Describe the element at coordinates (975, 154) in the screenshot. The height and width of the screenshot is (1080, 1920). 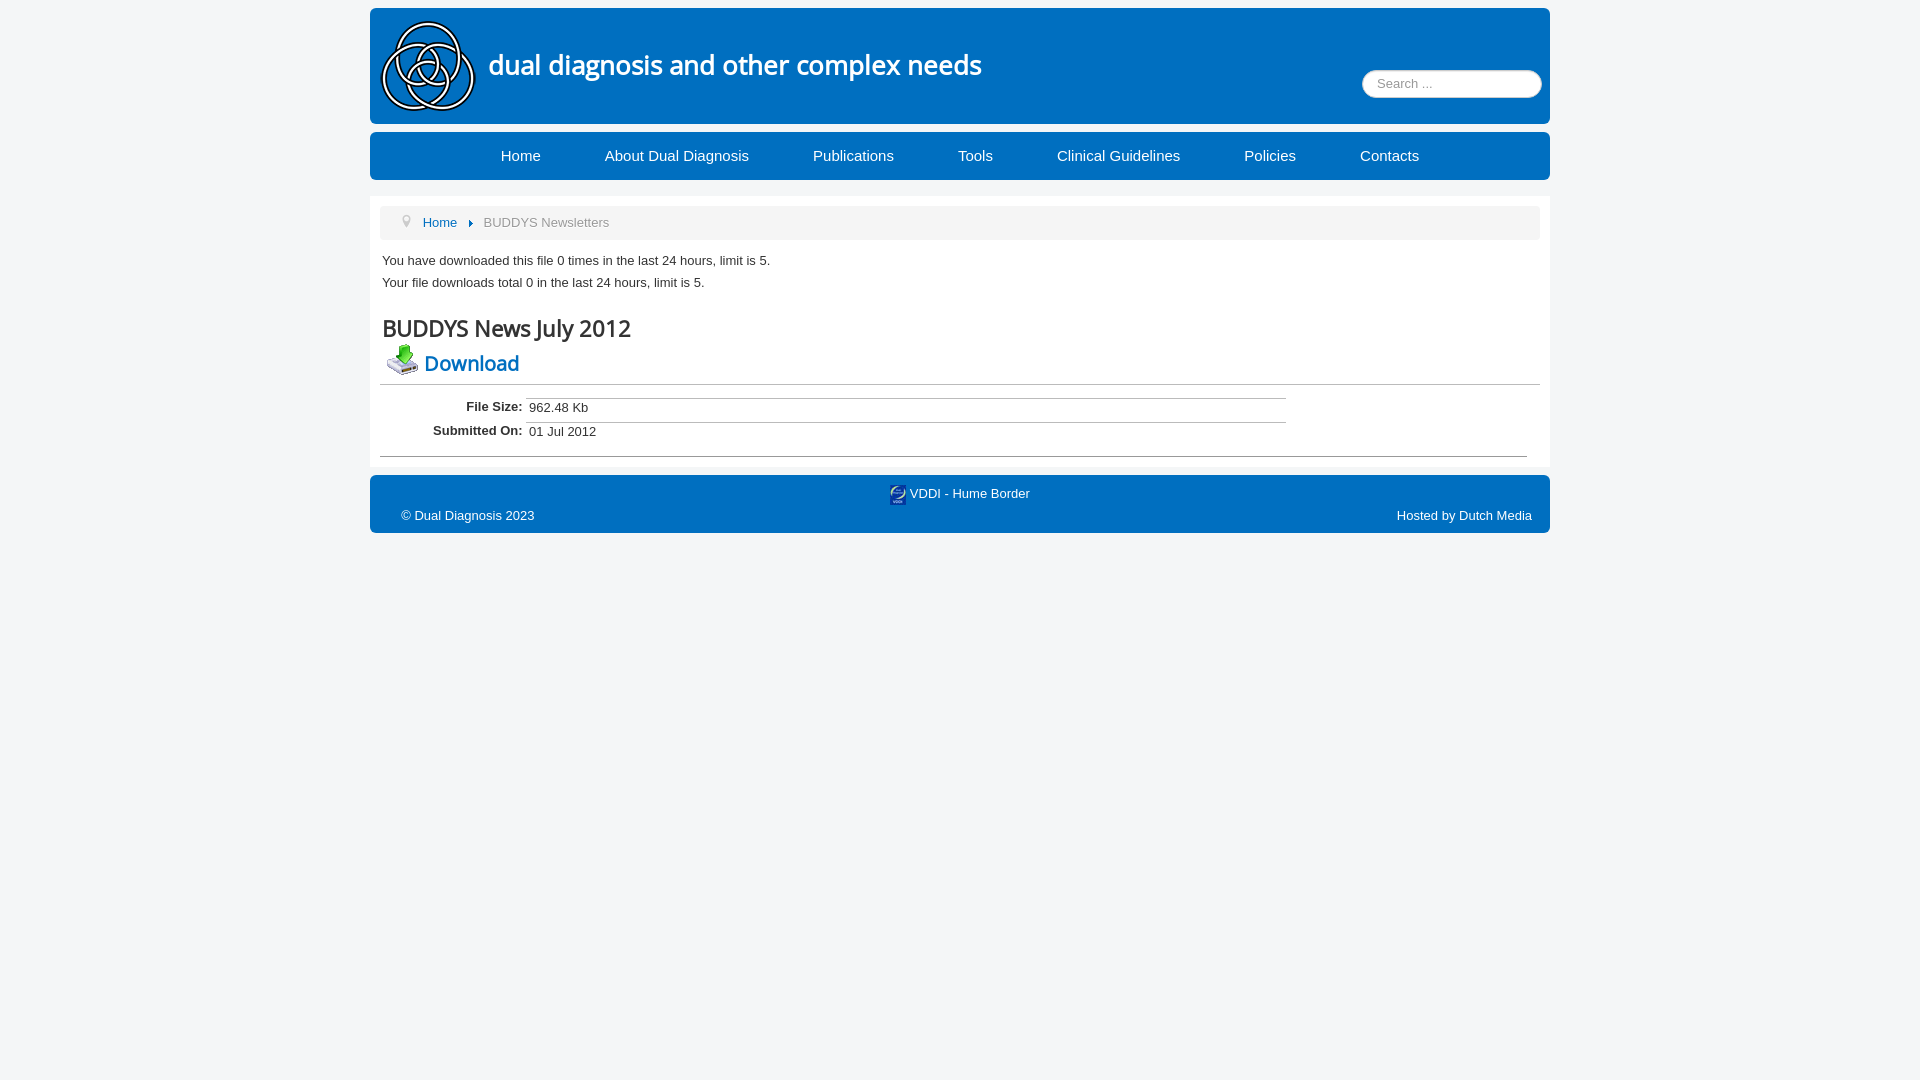
I see `'Tools'` at that location.